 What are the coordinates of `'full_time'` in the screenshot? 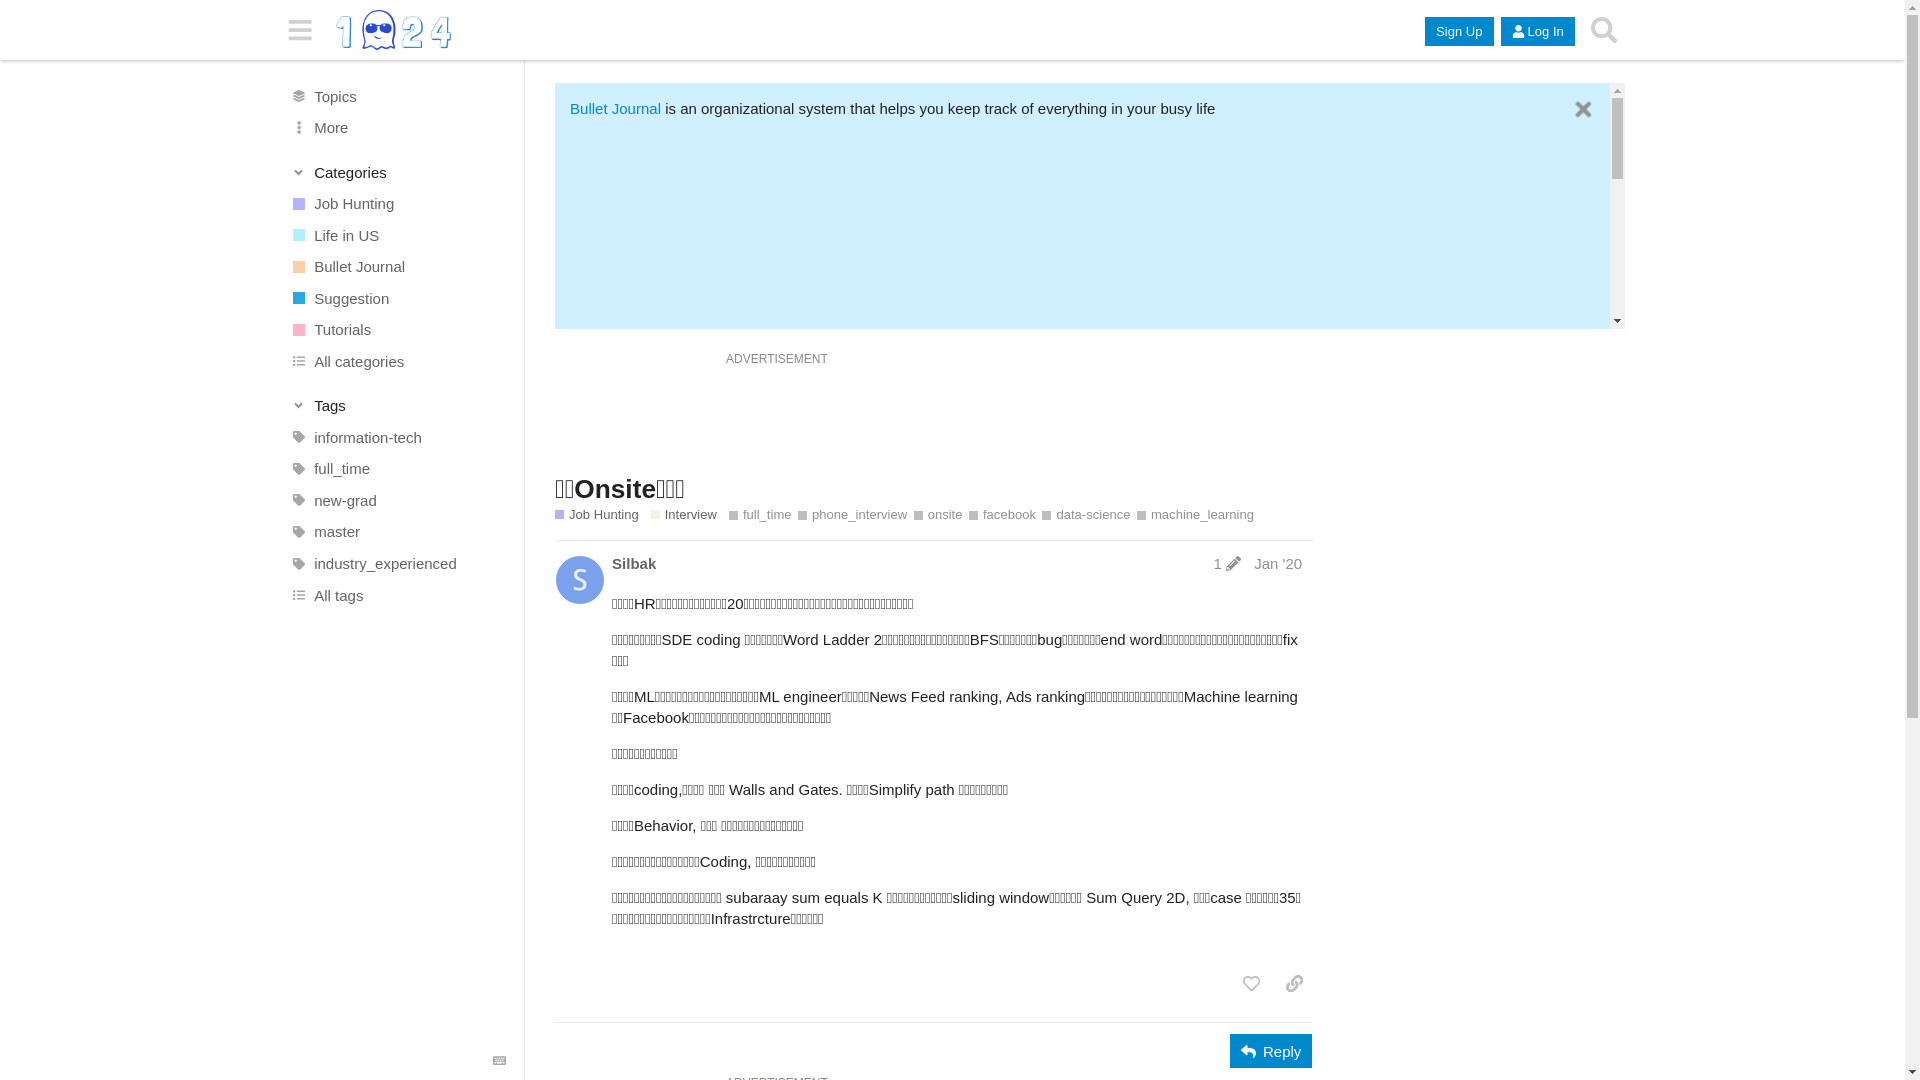 It's located at (728, 514).